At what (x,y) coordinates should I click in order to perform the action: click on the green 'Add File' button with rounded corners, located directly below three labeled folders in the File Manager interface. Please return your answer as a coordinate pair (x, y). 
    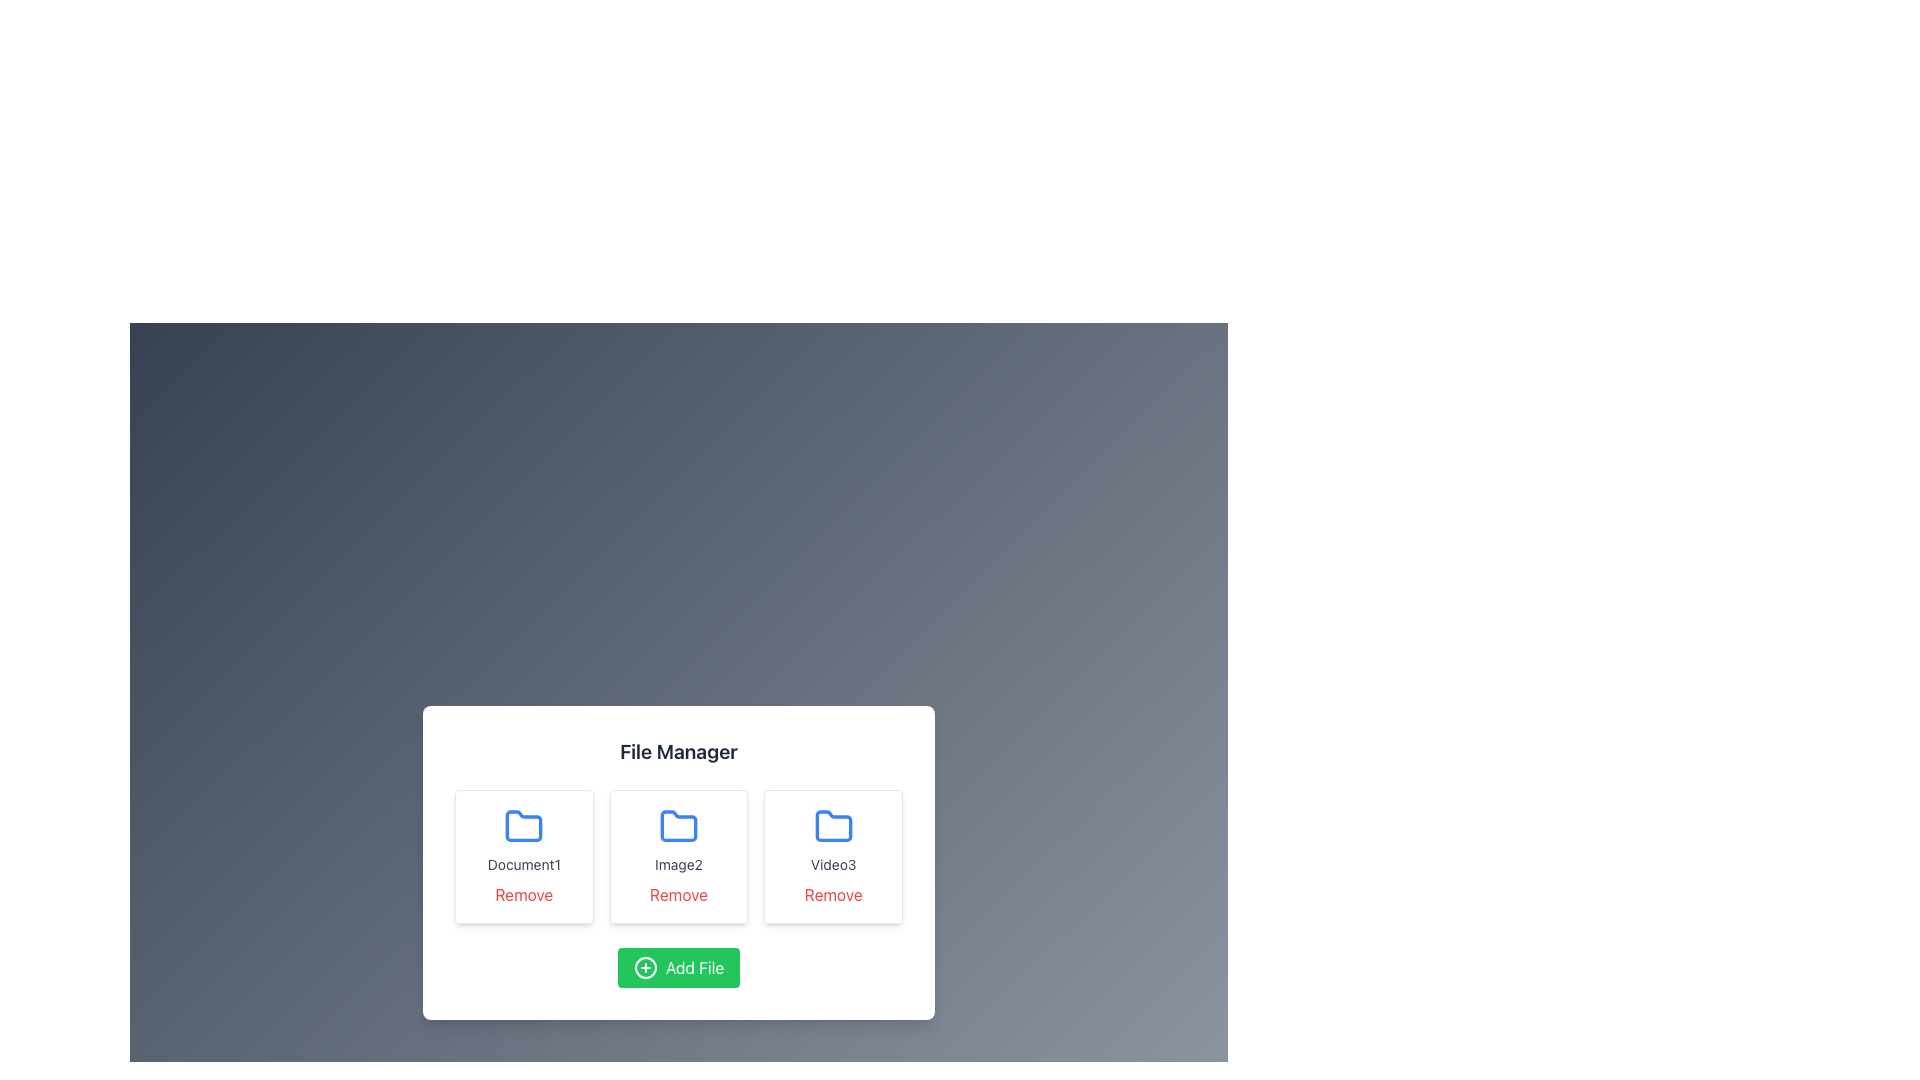
    Looking at the image, I should click on (678, 967).